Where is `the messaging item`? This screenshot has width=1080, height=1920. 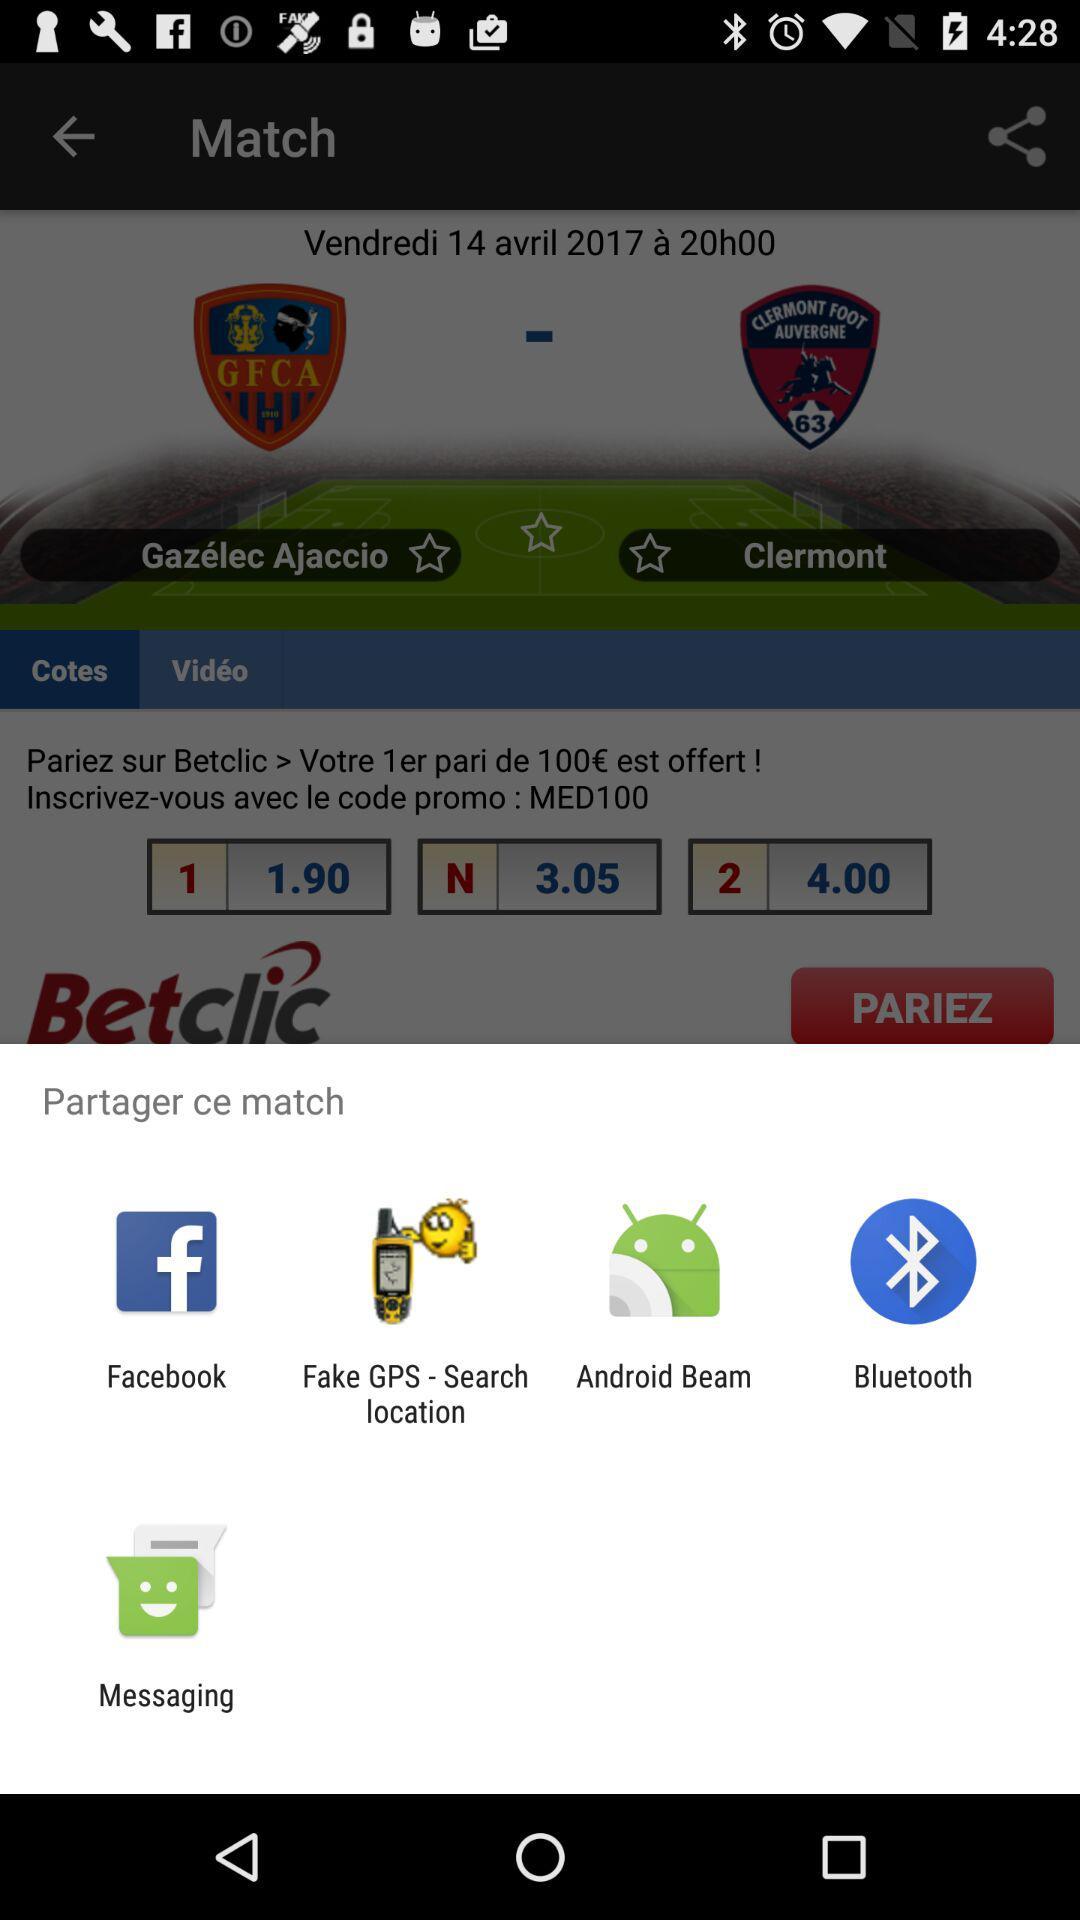
the messaging item is located at coordinates (165, 1711).